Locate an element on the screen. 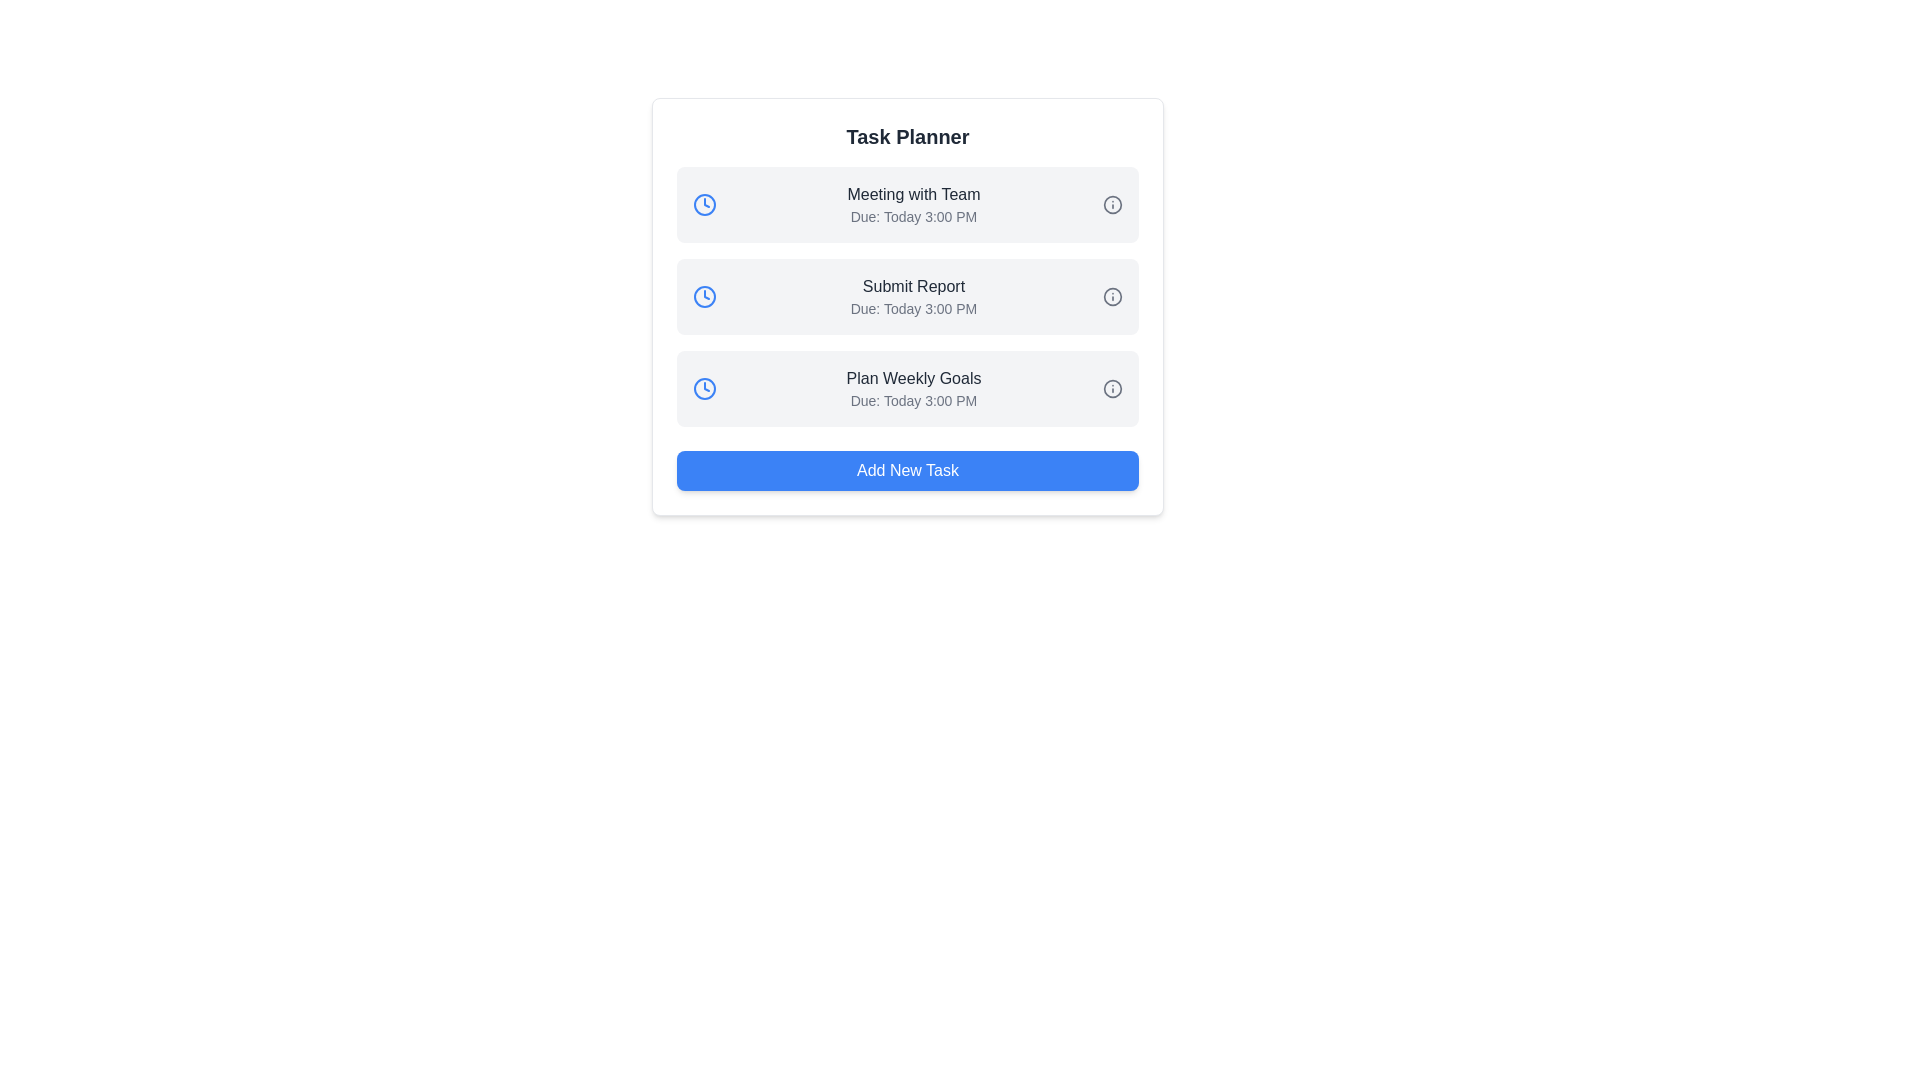 The width and height of the screenshot is (1920, 1080). the information indicator icon located in the upper-right corner of the 'Meeting with Team' row, which is the second icon from the right is located at coordinates (1112, 204).